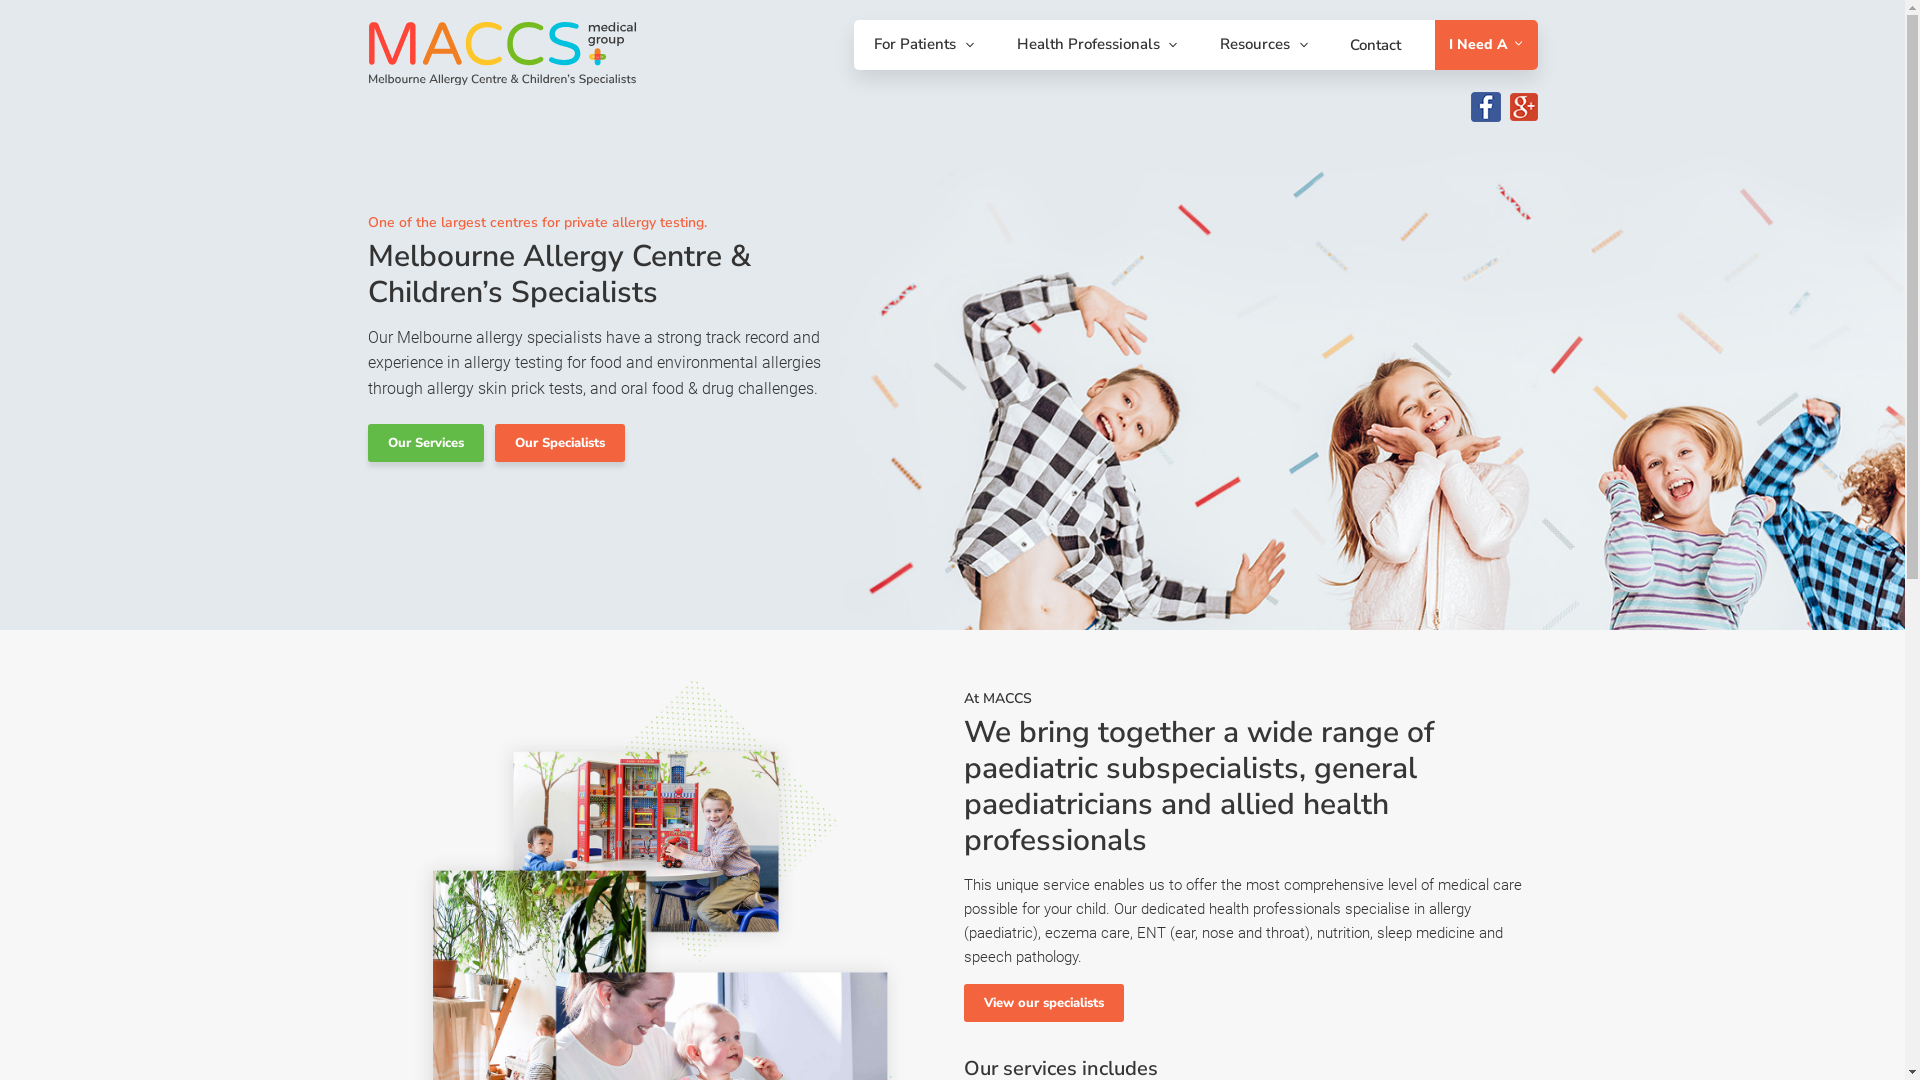 The width and height of the screenshot is (1920, 1080). Describe the element at coordinates (926, 43) in the screenshot. I see `'For Patients'` at that location.